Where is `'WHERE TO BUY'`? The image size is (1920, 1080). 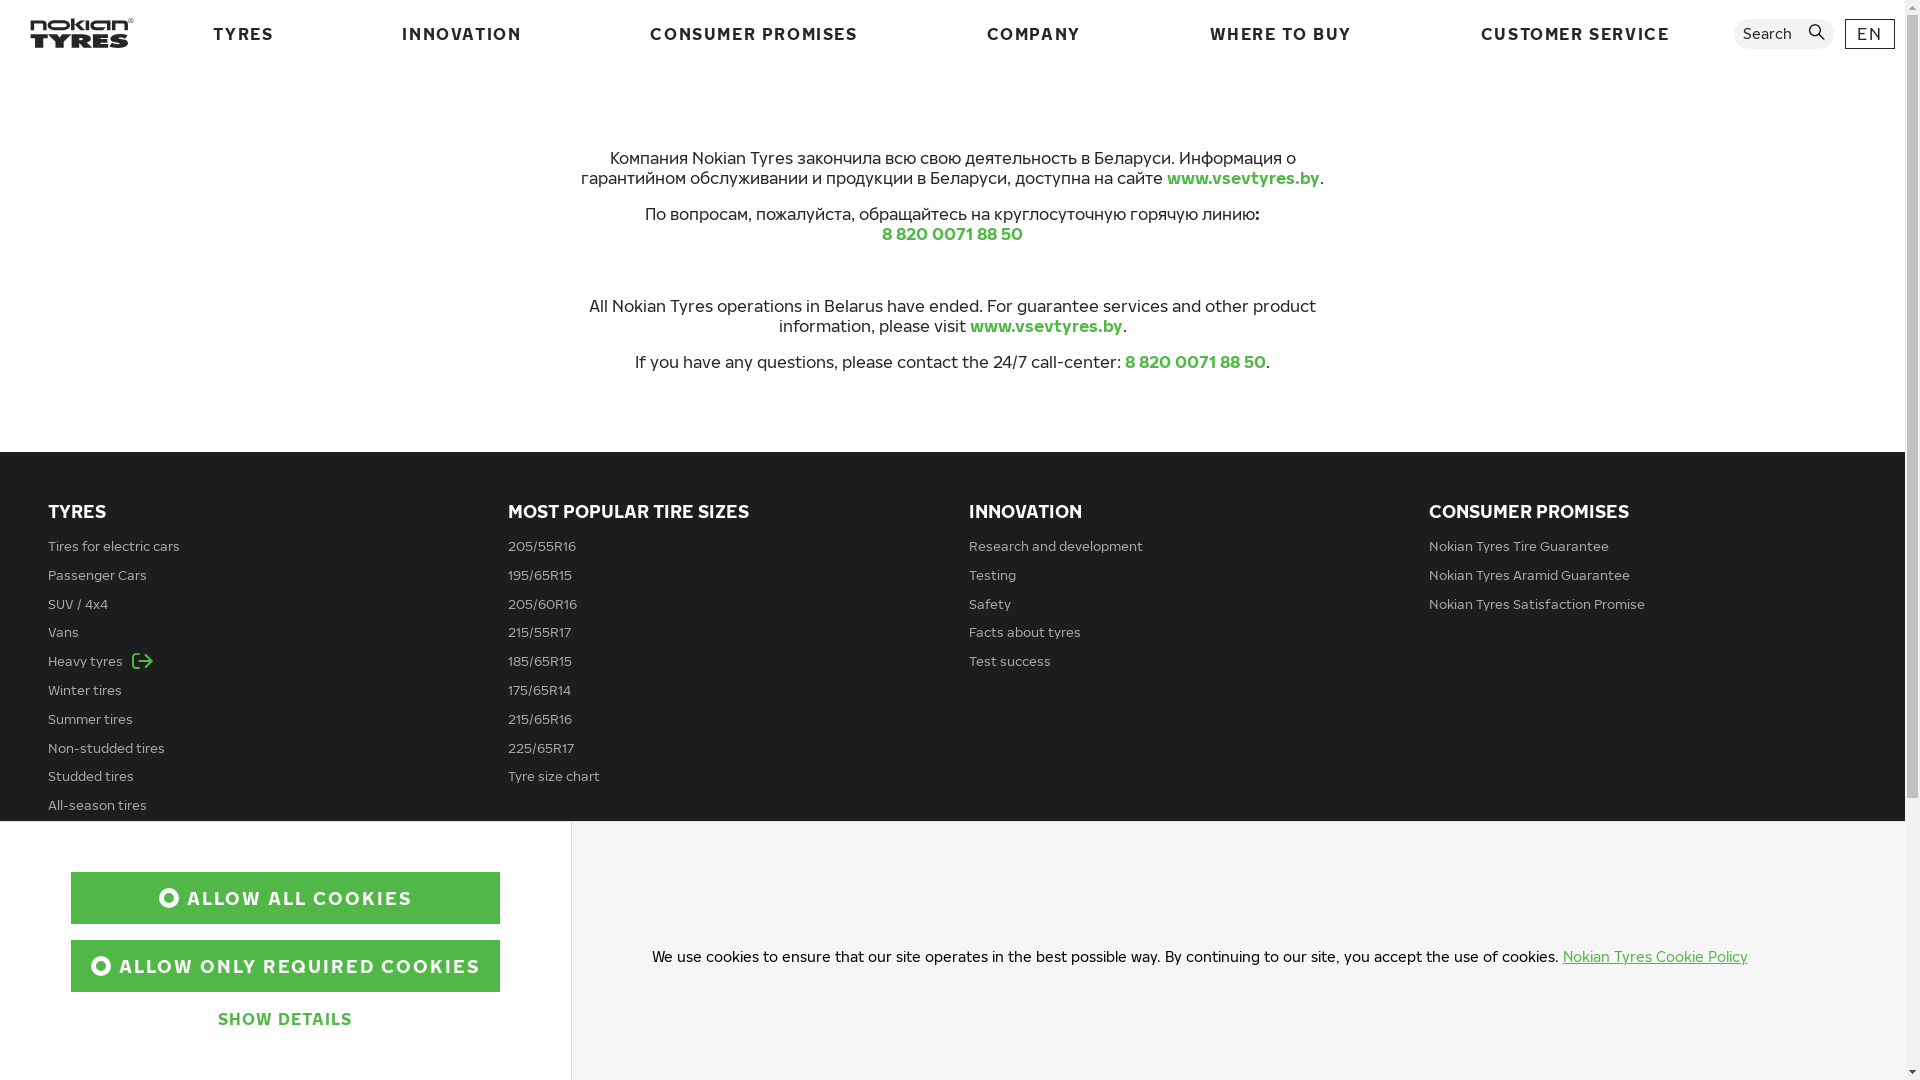 'WHERE TO BUY' is located at coordinates (1281, 34).